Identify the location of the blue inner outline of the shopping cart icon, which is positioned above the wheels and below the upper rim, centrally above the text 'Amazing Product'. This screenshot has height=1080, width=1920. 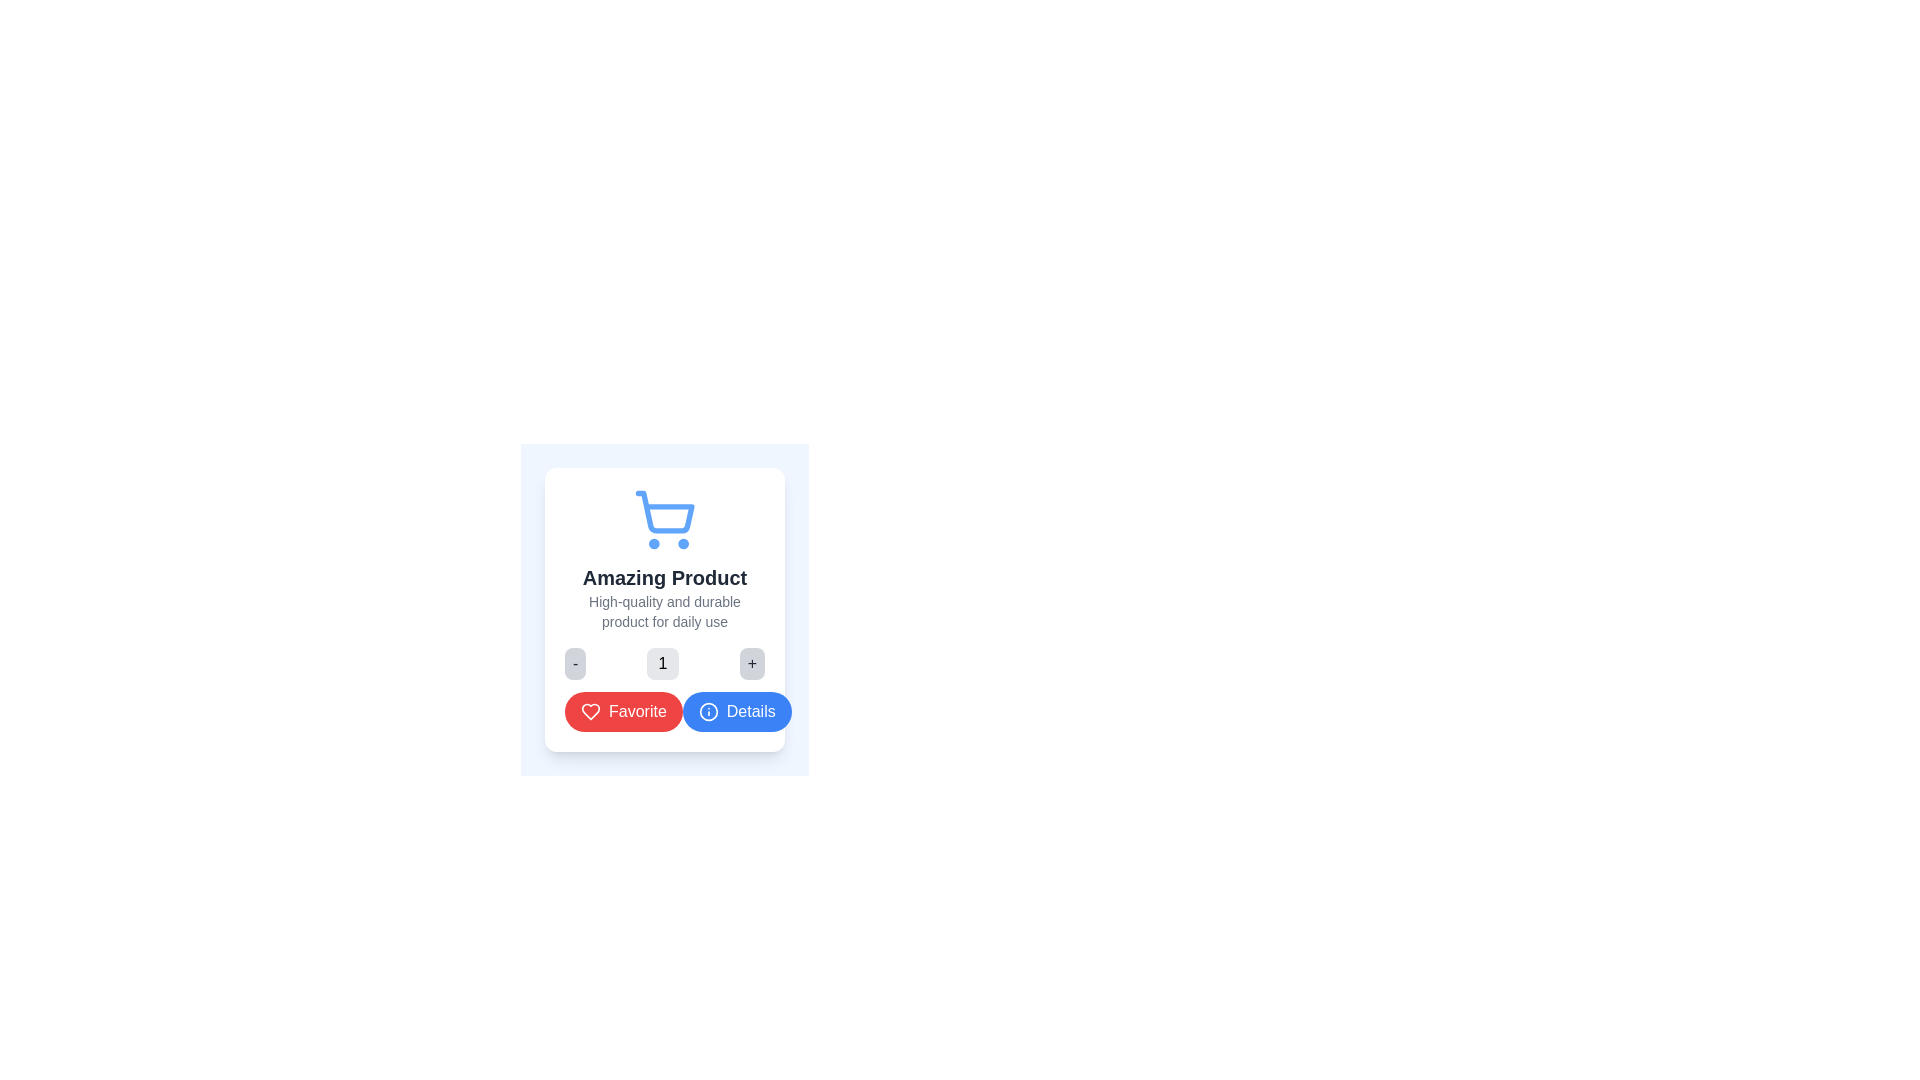
(665, 511).